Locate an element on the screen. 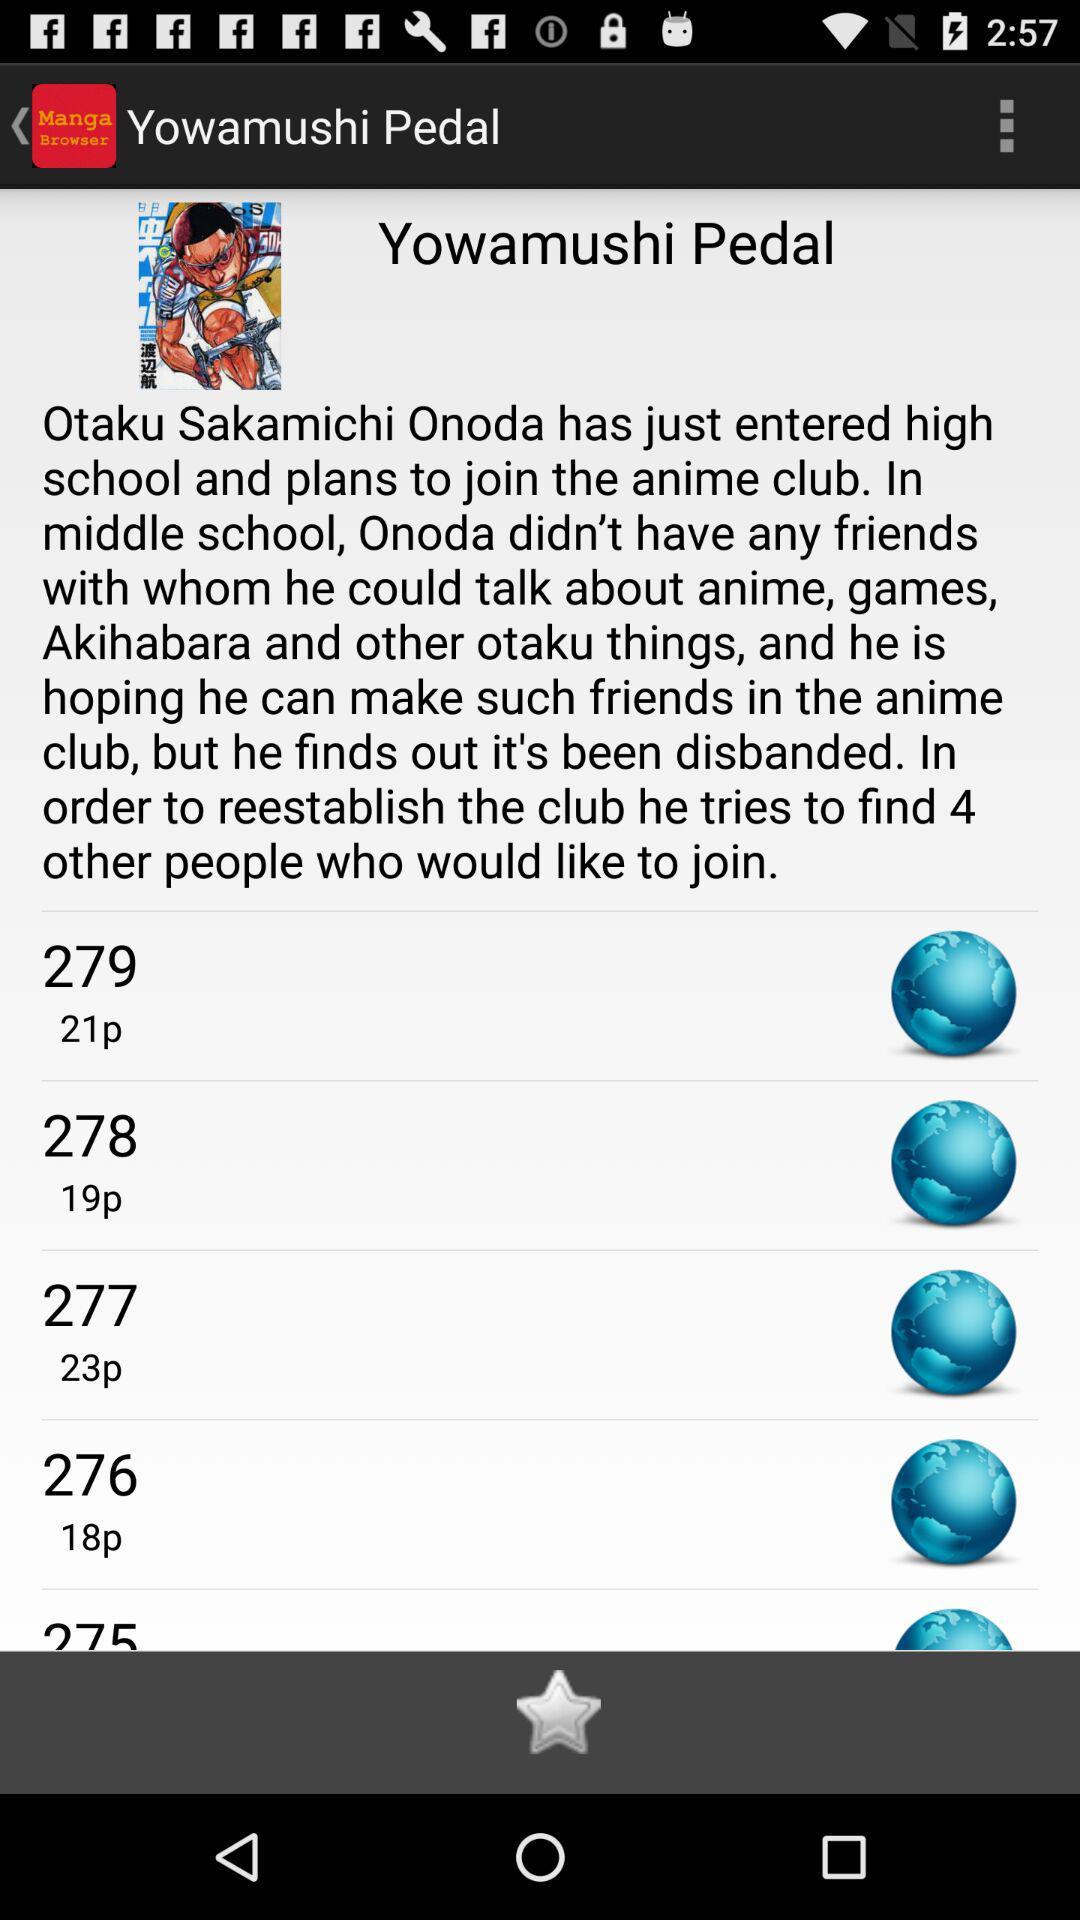  275 icon is located at coordinates (540, 1626).